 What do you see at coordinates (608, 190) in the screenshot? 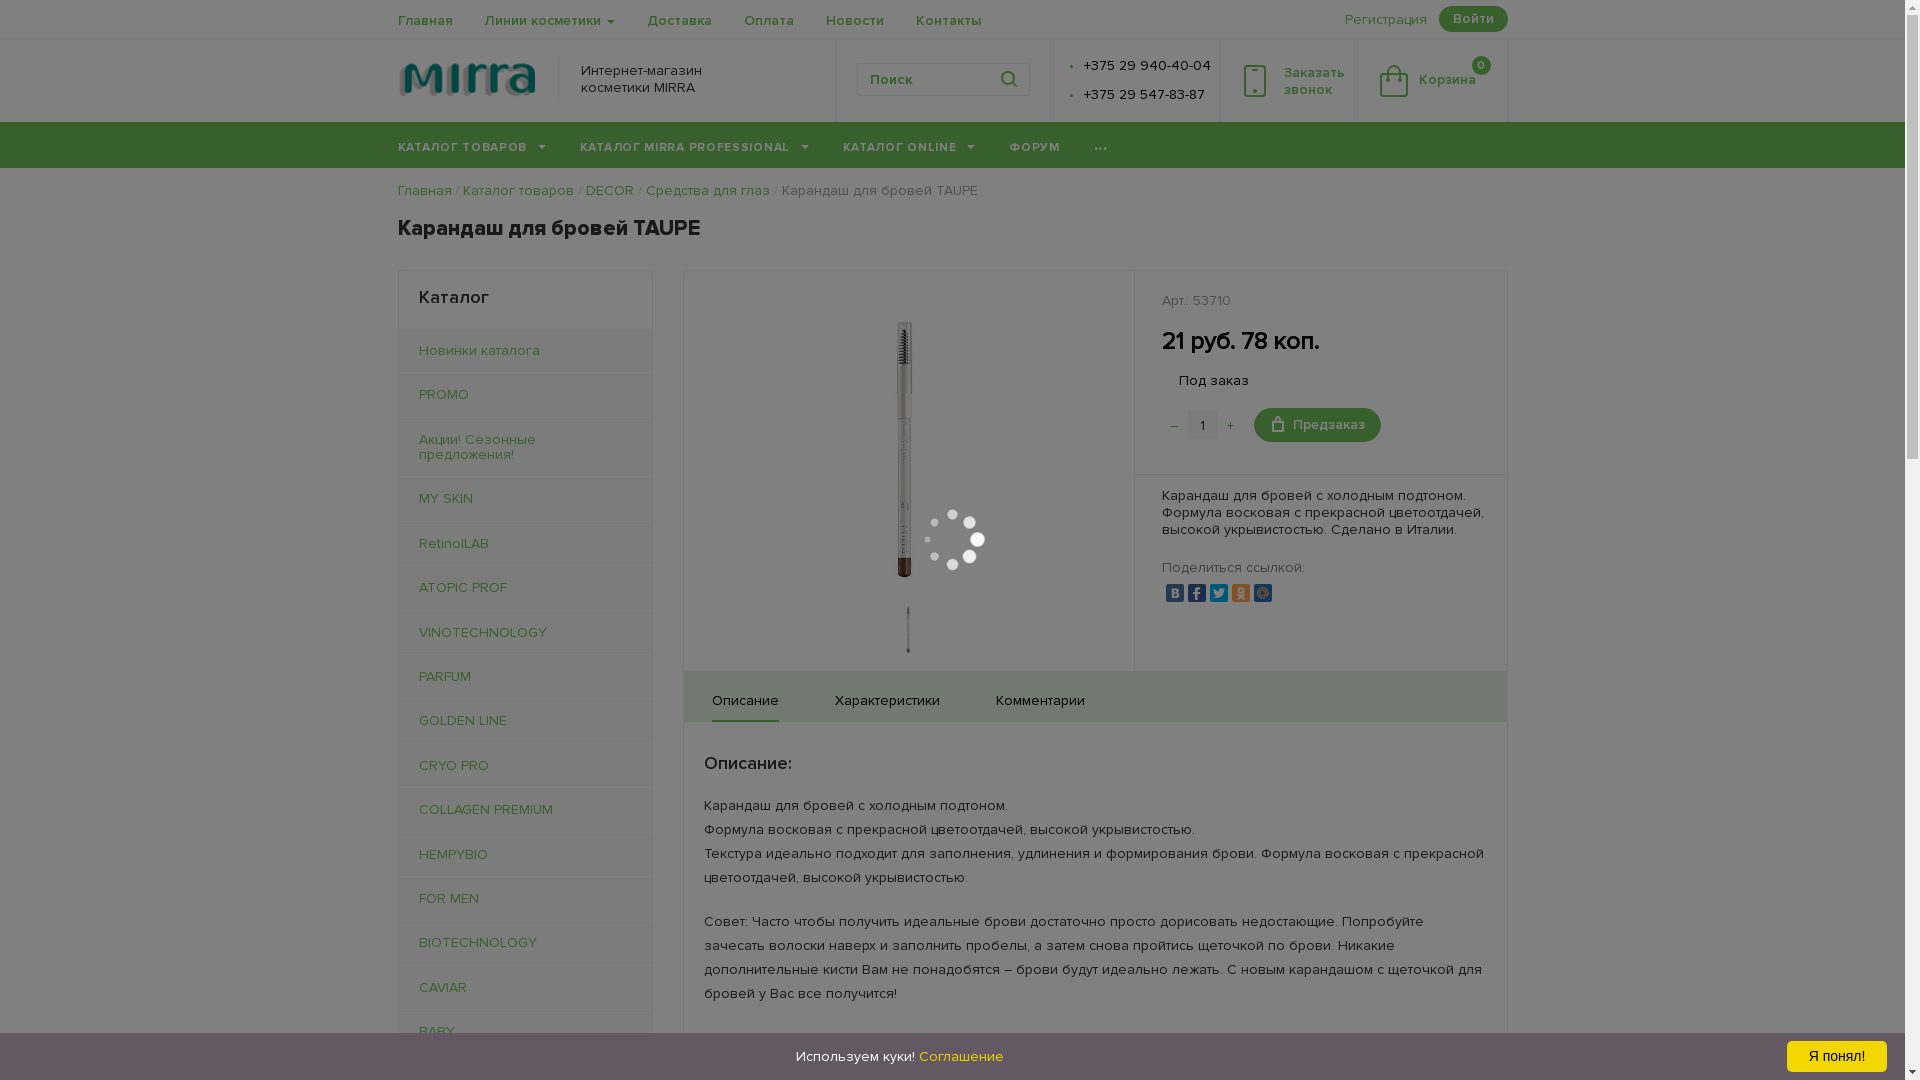
I see `'DECOR'` at bounding box center [608, 190].